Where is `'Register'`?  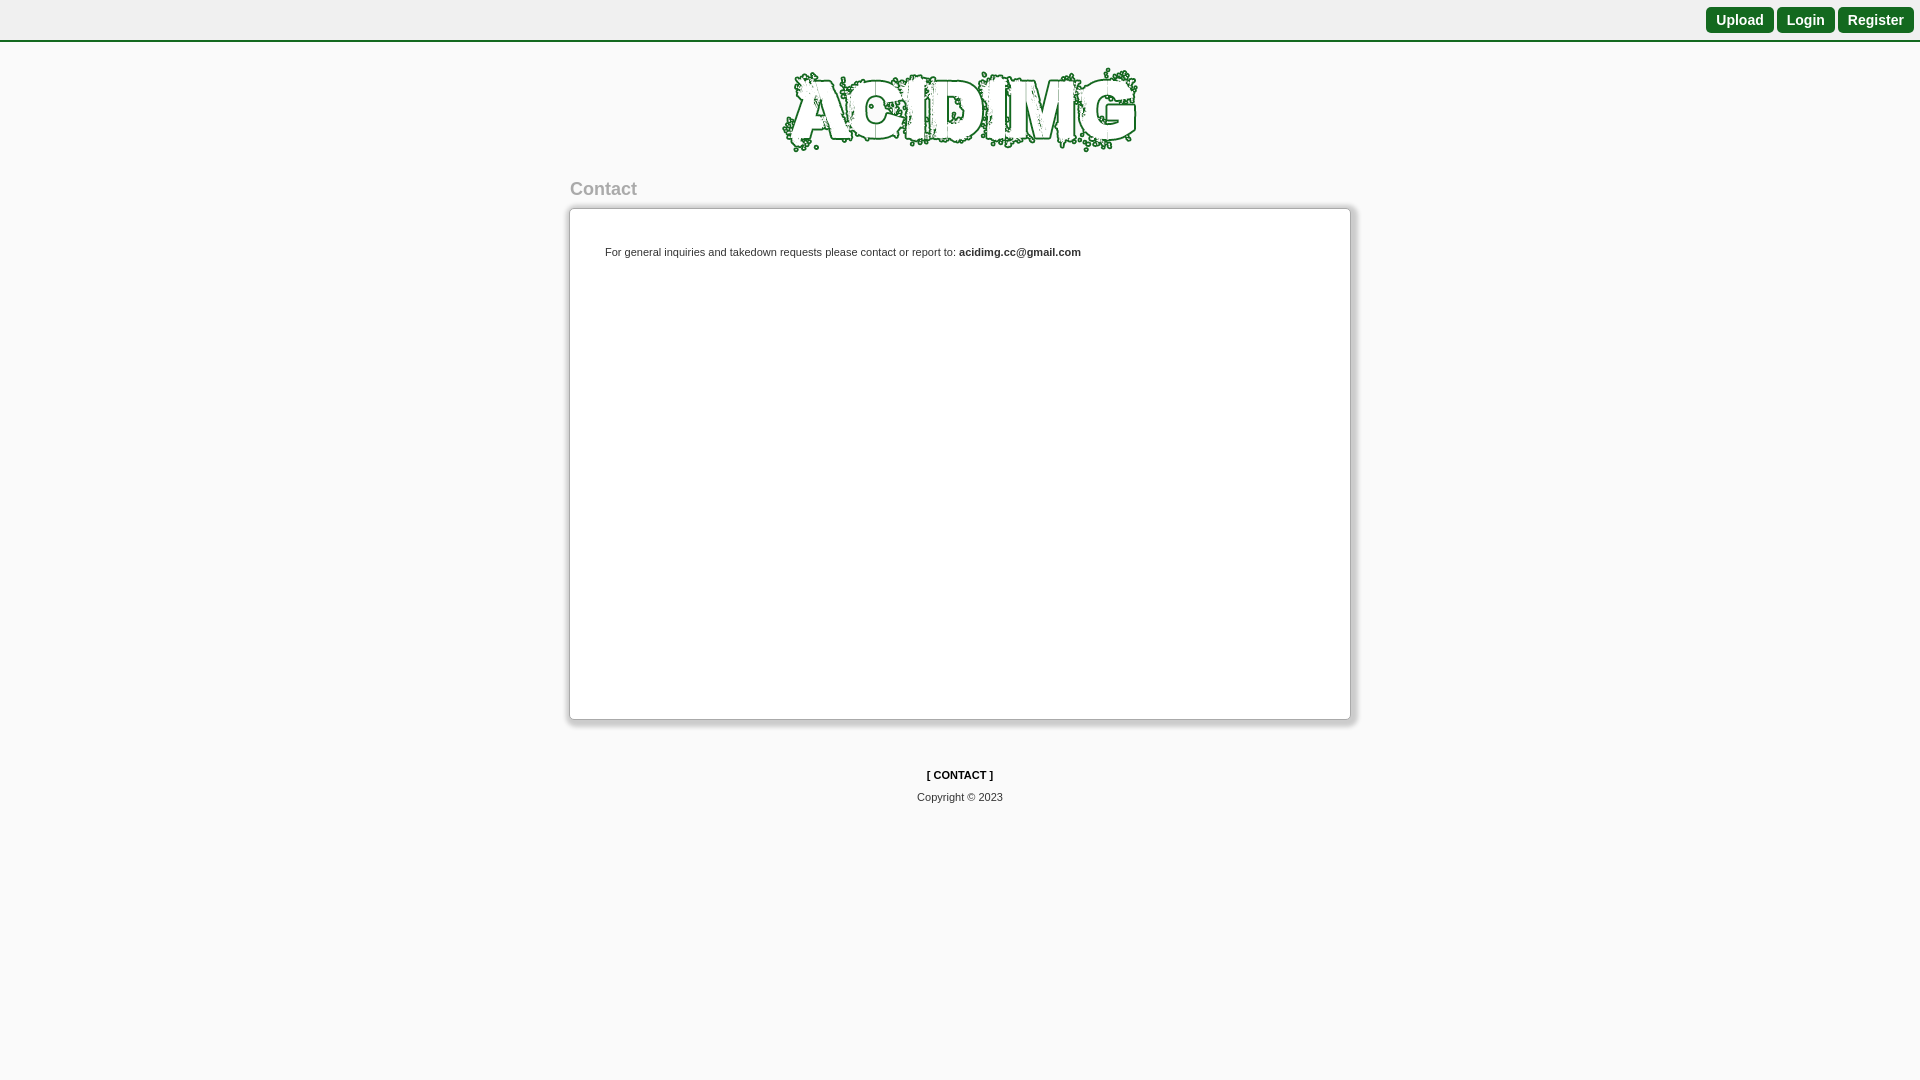
'Register' is located at coordinates (1875, 19).